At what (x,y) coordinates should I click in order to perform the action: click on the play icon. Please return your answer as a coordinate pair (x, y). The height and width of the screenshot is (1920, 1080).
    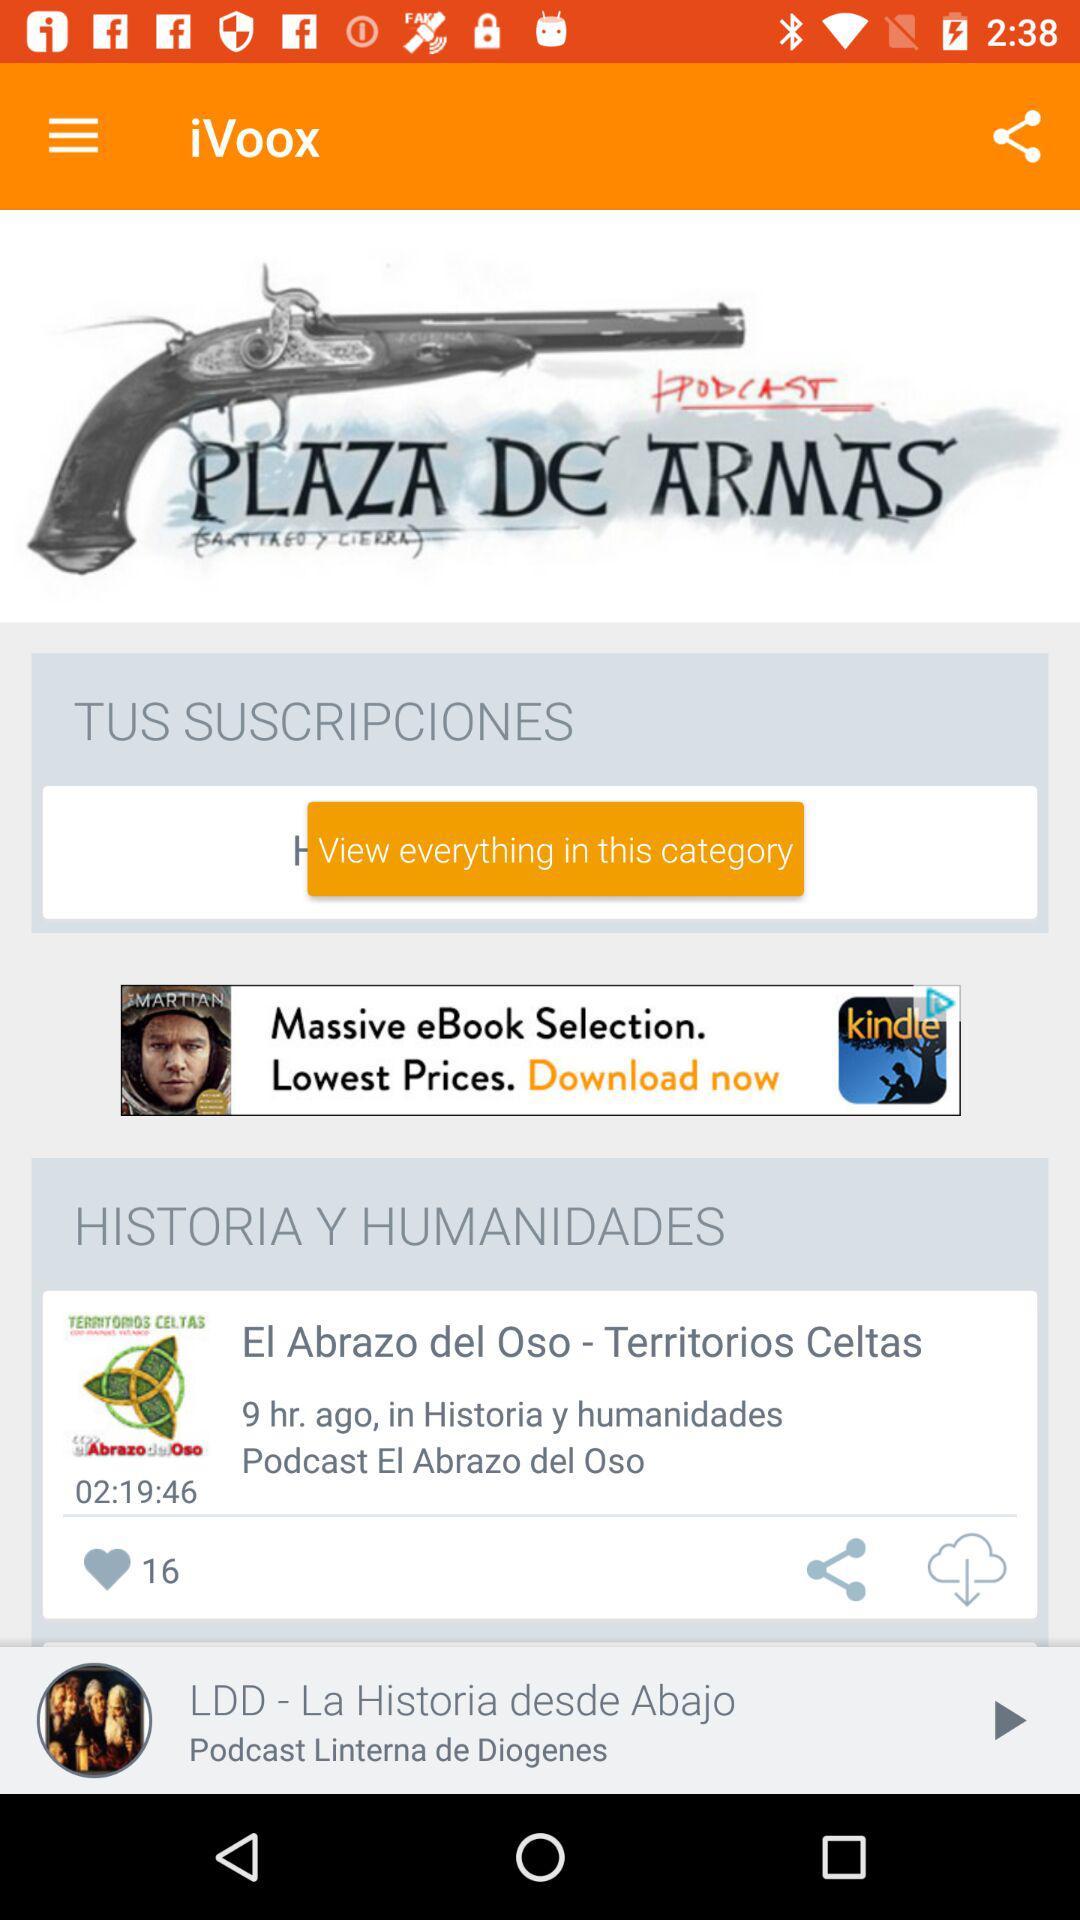
    Looking at the image, I should click on (1006, 1719).